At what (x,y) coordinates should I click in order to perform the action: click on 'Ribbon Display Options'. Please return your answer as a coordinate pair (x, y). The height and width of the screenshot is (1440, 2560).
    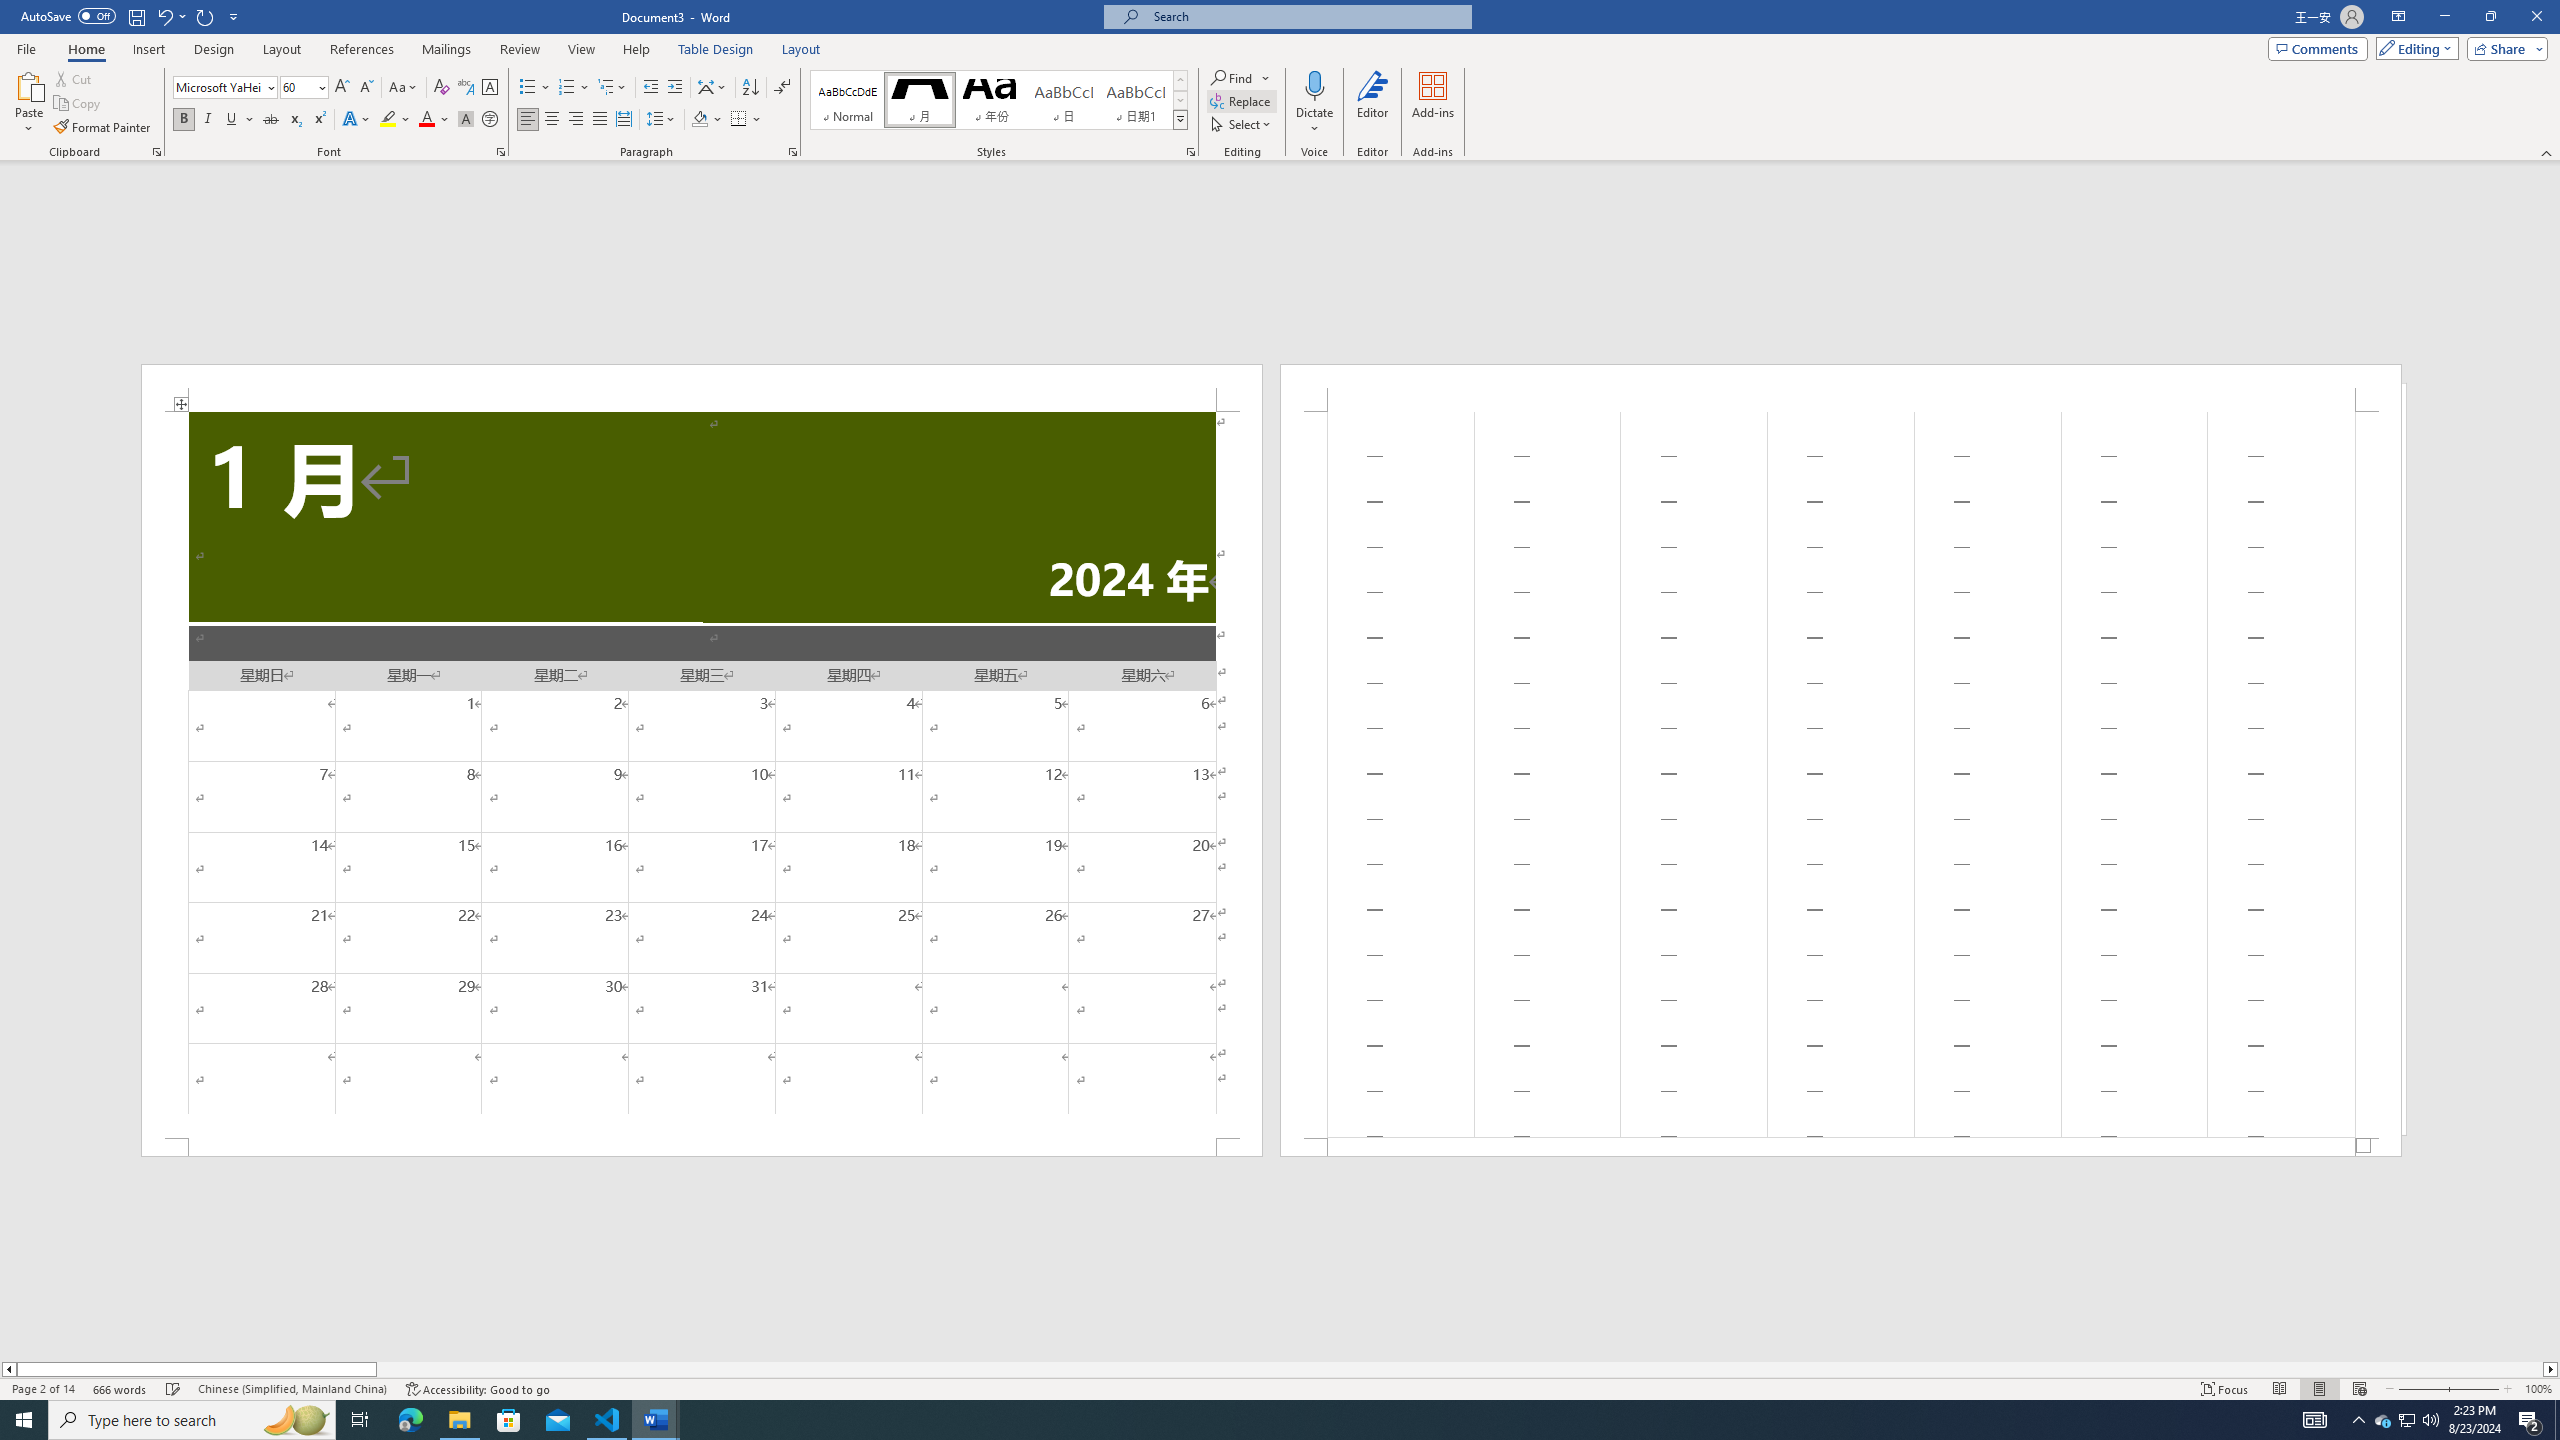
    Looking at the image, I should click on (2397, 16).